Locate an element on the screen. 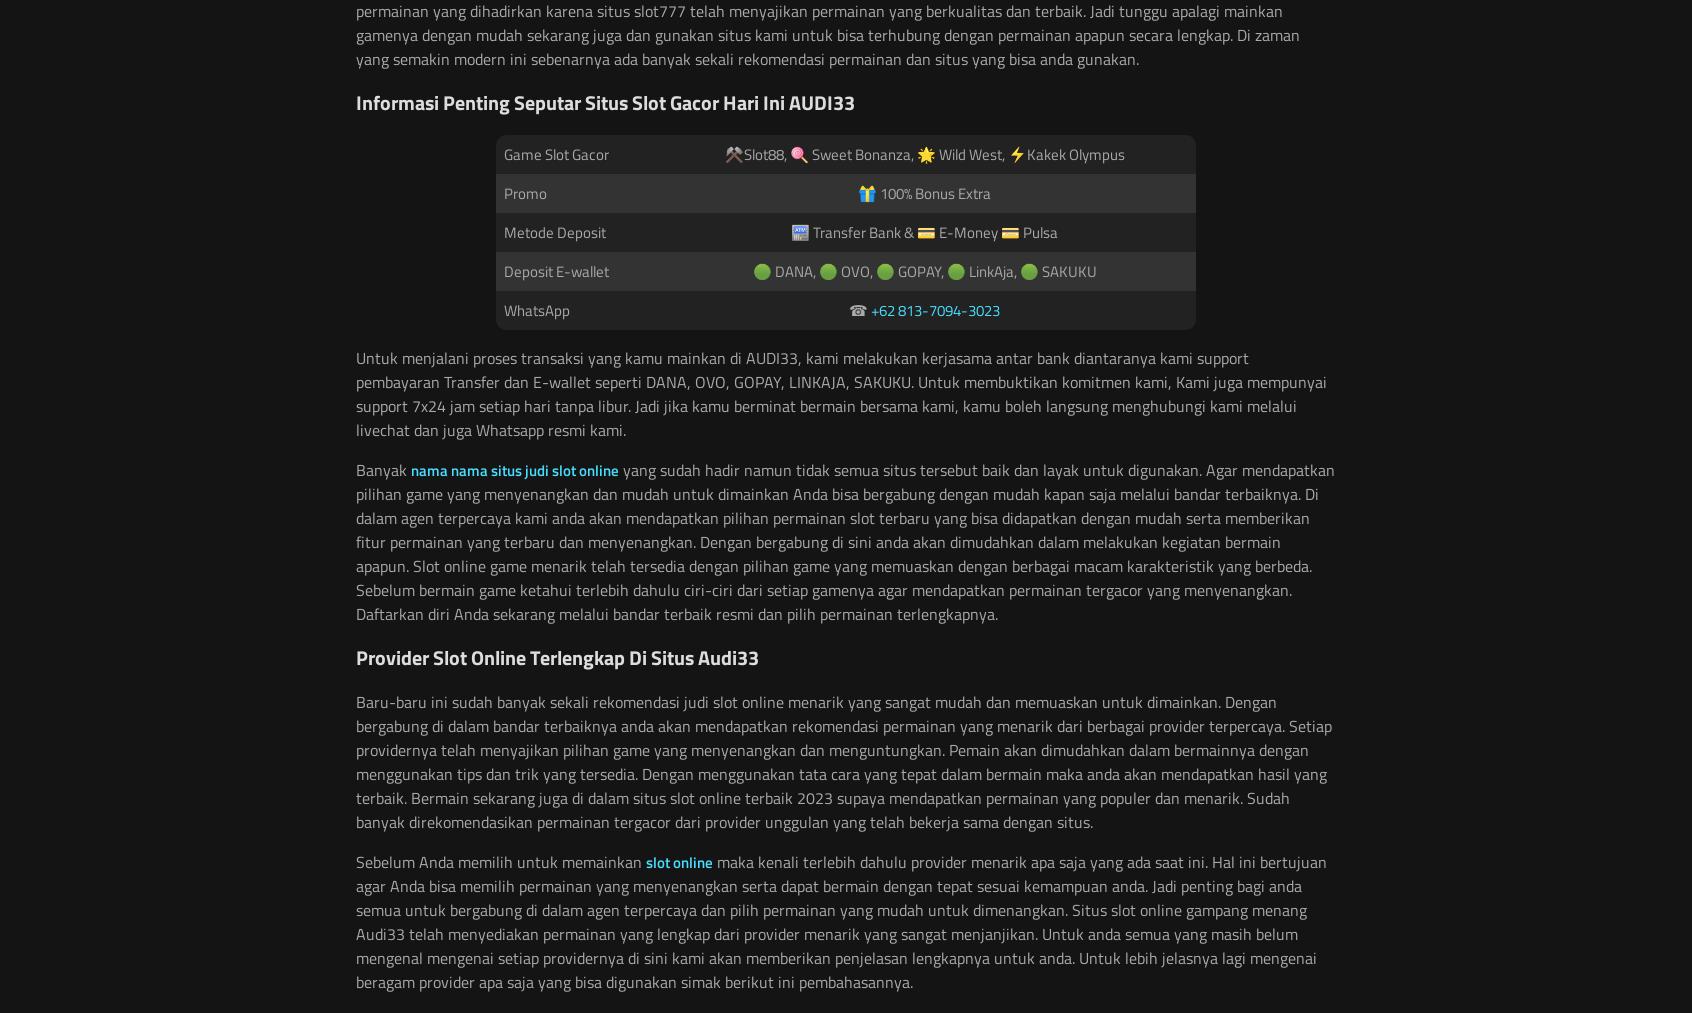 The image size is (1692, 1013). '🎁 100% Bonus Extra' is located at coordinates (857, 192).